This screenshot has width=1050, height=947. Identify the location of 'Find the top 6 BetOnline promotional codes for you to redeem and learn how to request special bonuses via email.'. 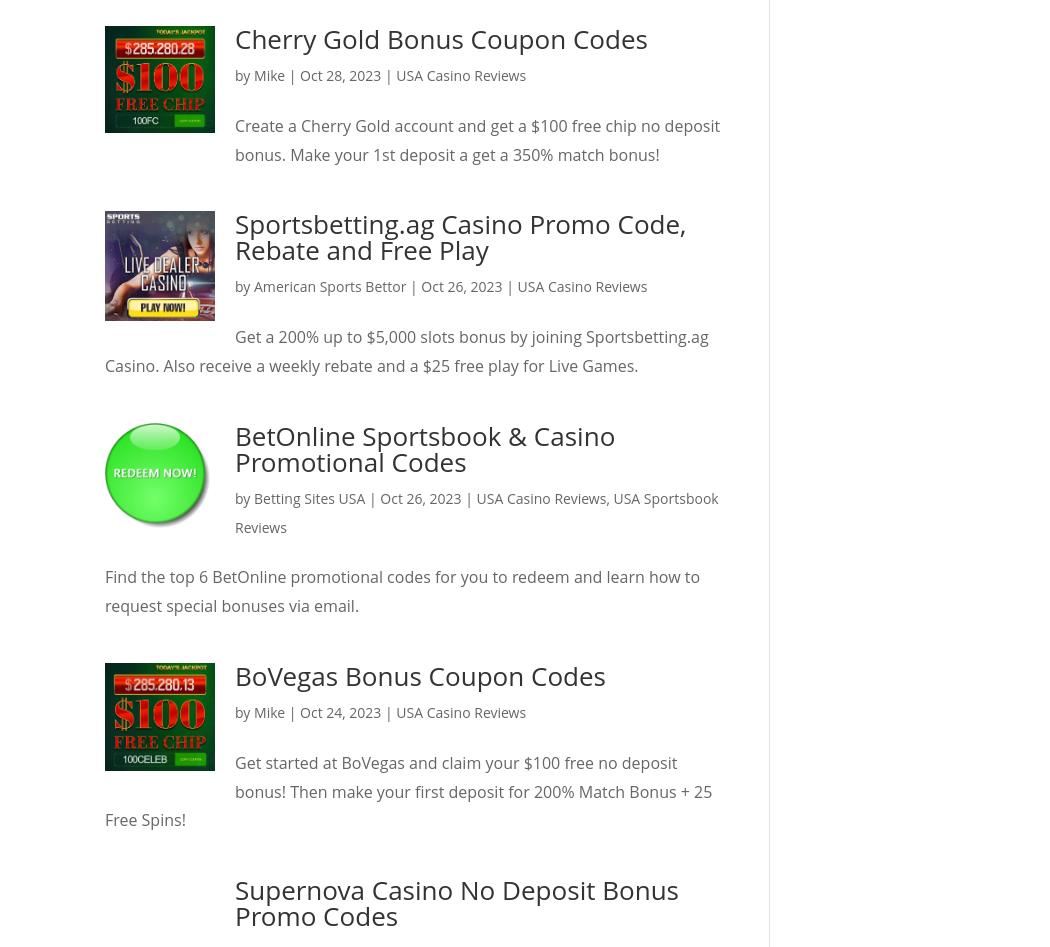
(105, 591).